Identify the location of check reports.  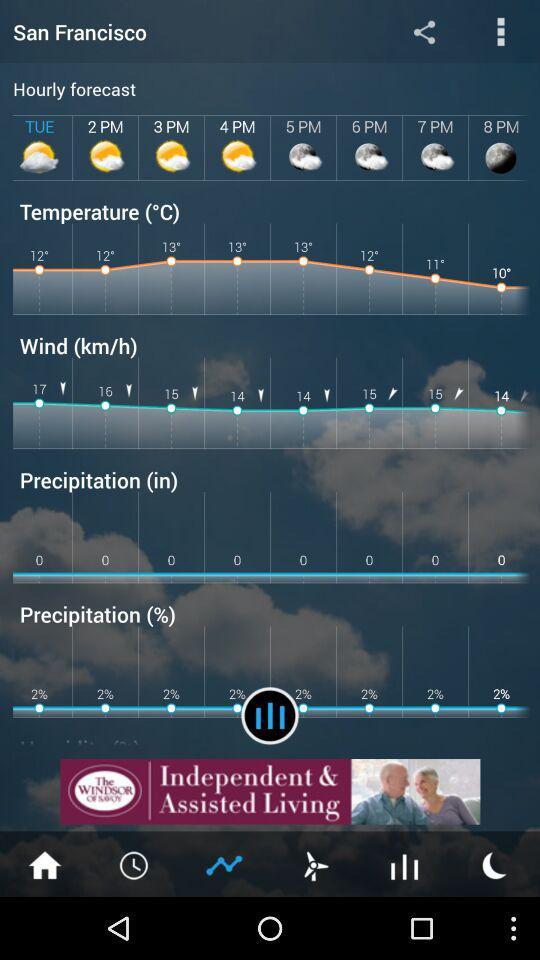
(270, 715).